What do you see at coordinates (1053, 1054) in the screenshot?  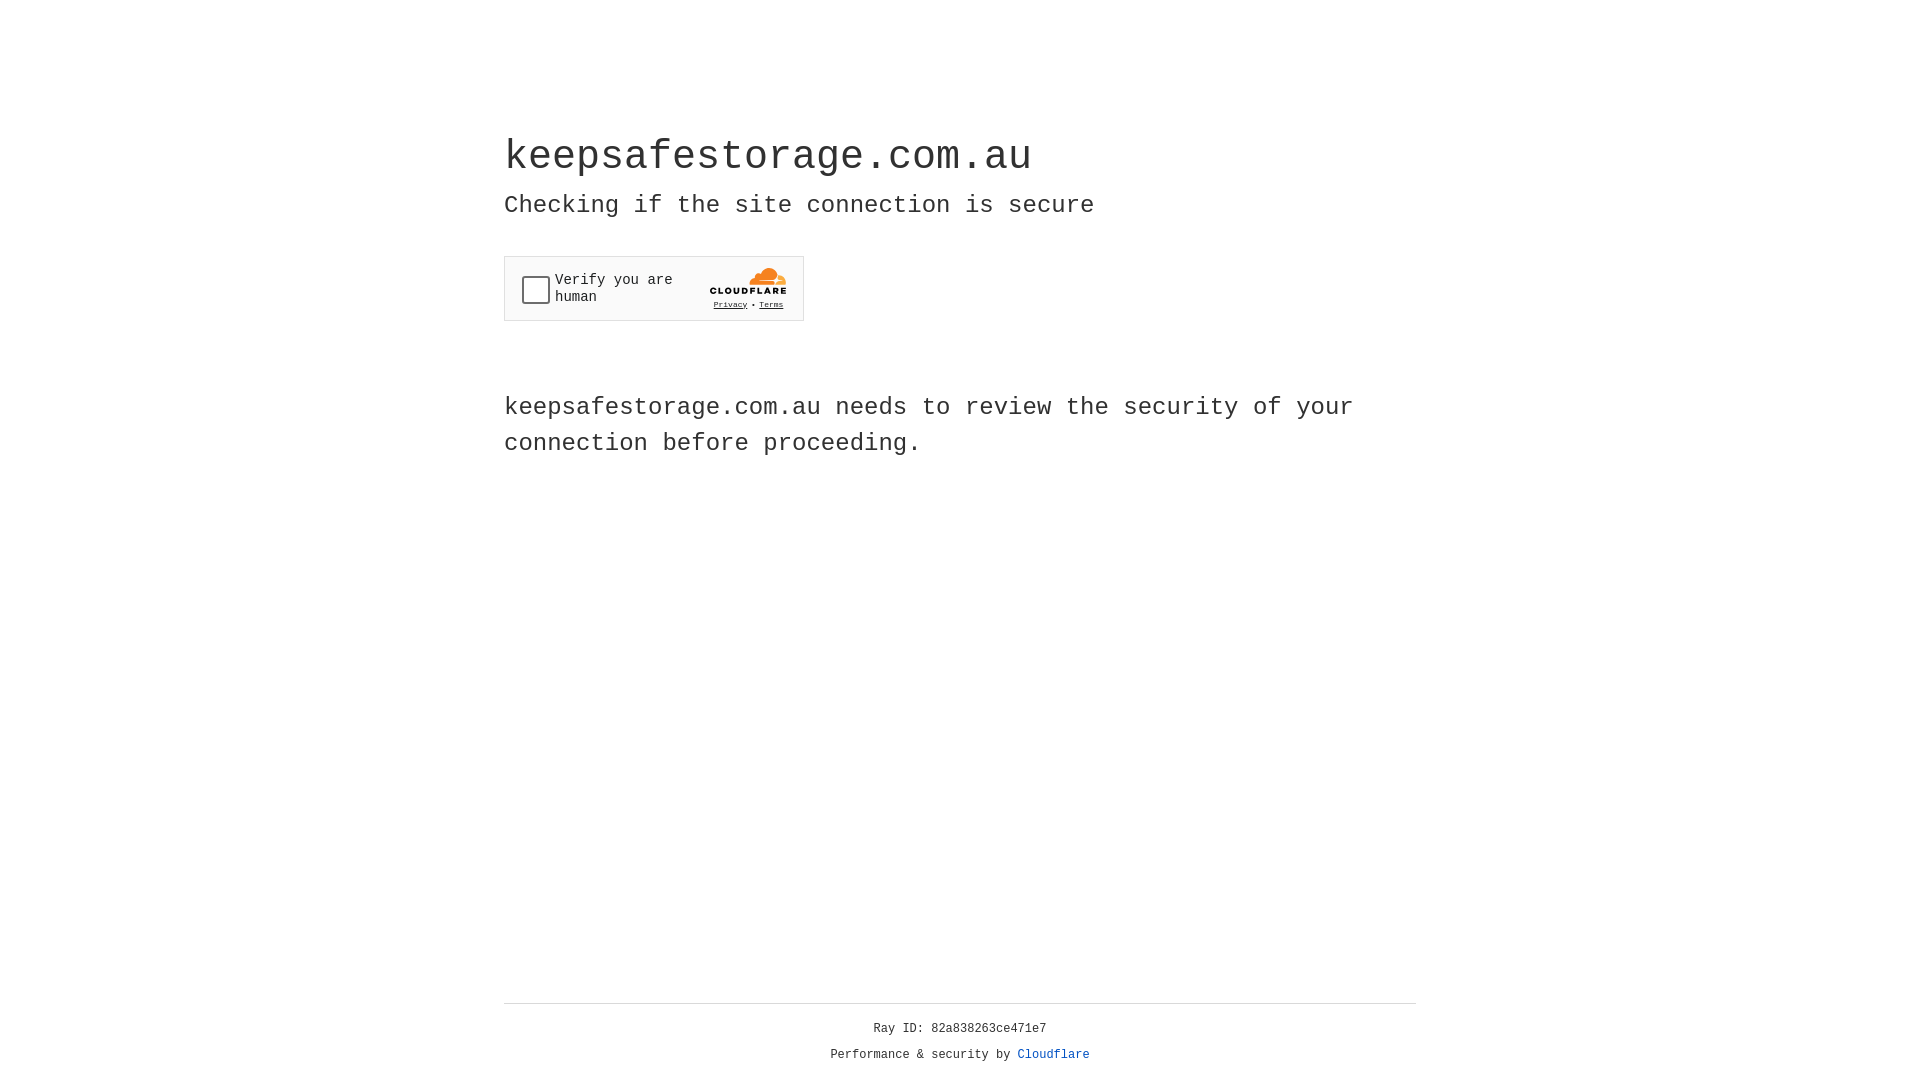 I see `'Cloudflare'` at bounding box center [1053, 1054].